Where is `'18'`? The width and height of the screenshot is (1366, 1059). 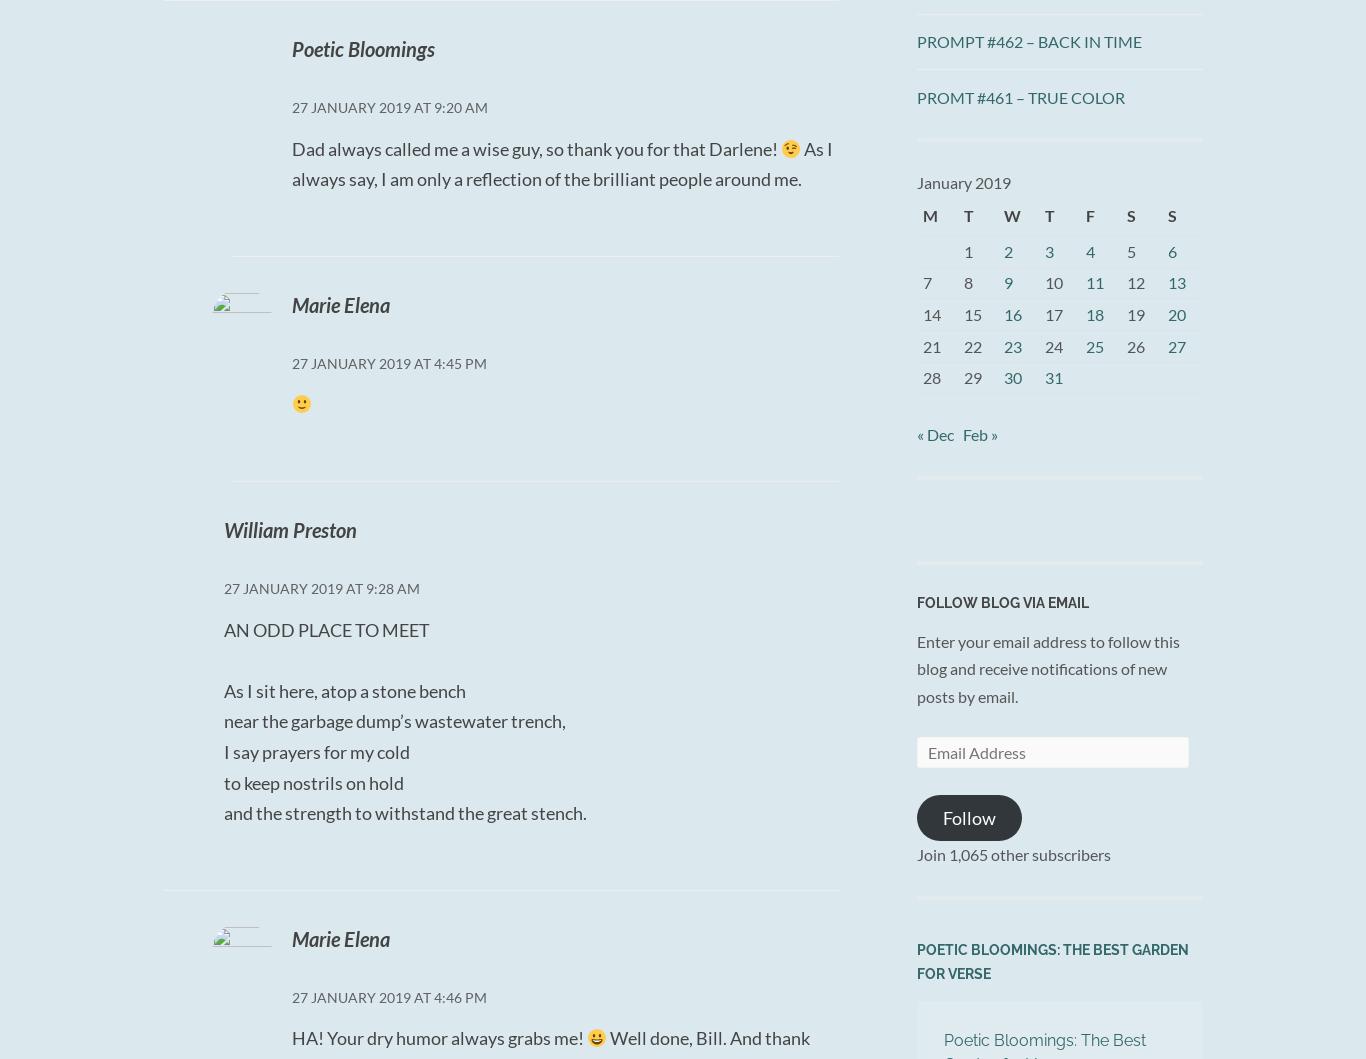
'18' is located at coordinates (1093, 314).